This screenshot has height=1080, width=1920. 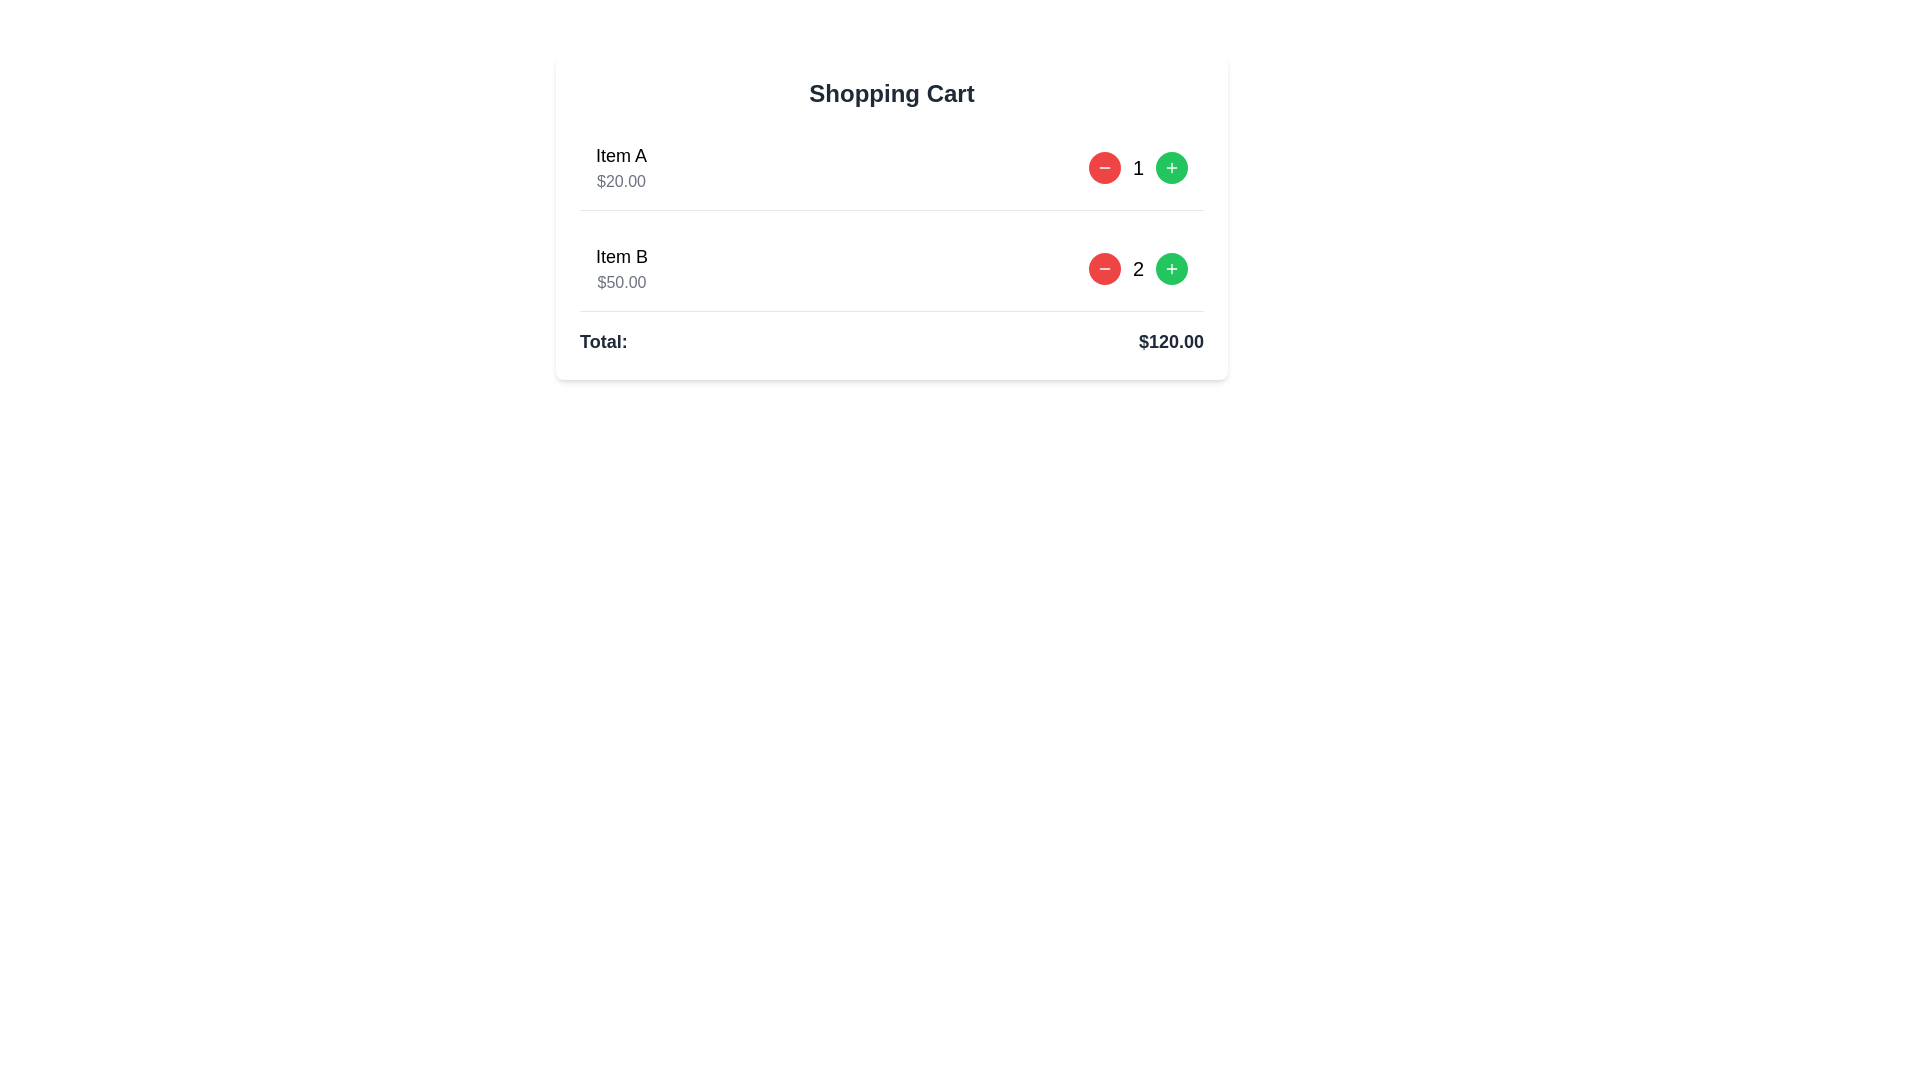 I want to click on the text label that identifies the name of an item listed in the shopping cart, located in the first list item above the price line, so click(x=620, y=154).